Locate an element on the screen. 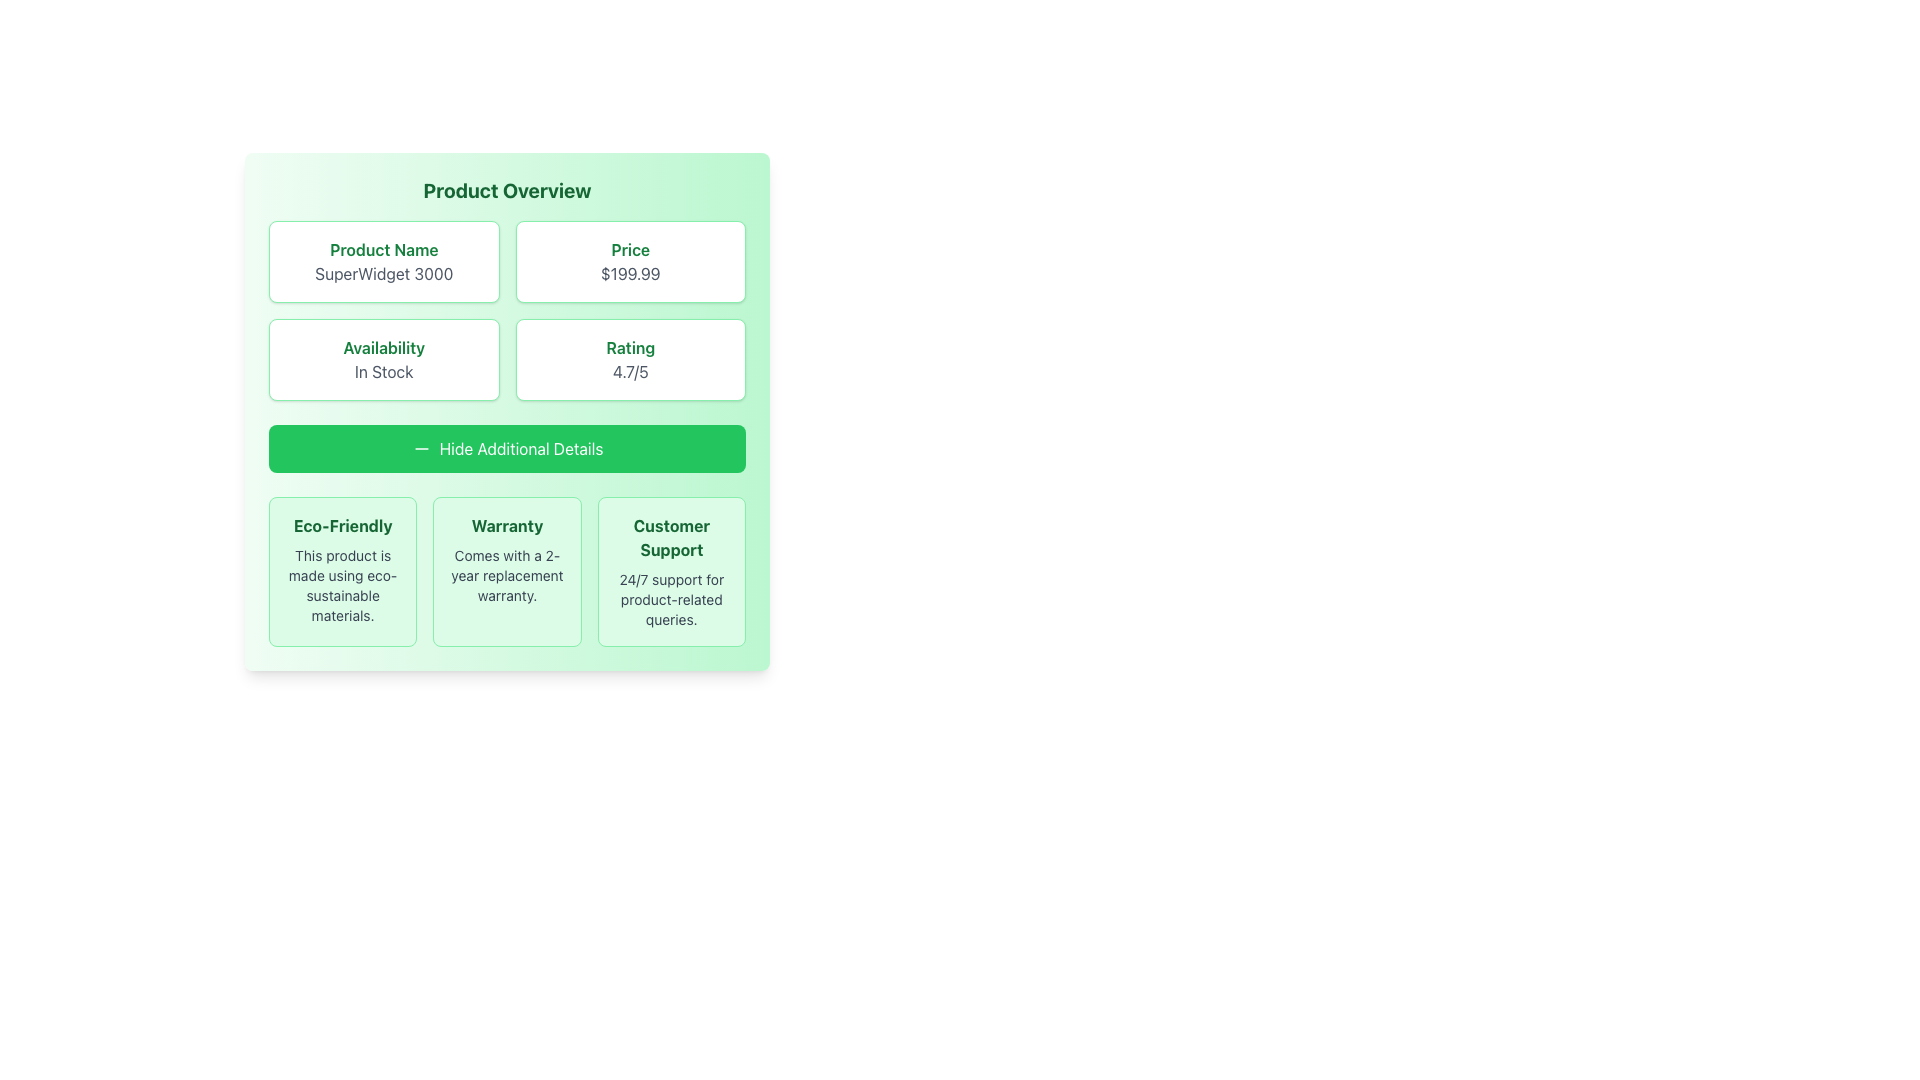 This screenshot has width=1920, height=1080. the descriptive text about 24/7 support services located within the green box labeled 'Customer Support' at the bottom-right section of the grid layout is located at coordinates (671, 599).